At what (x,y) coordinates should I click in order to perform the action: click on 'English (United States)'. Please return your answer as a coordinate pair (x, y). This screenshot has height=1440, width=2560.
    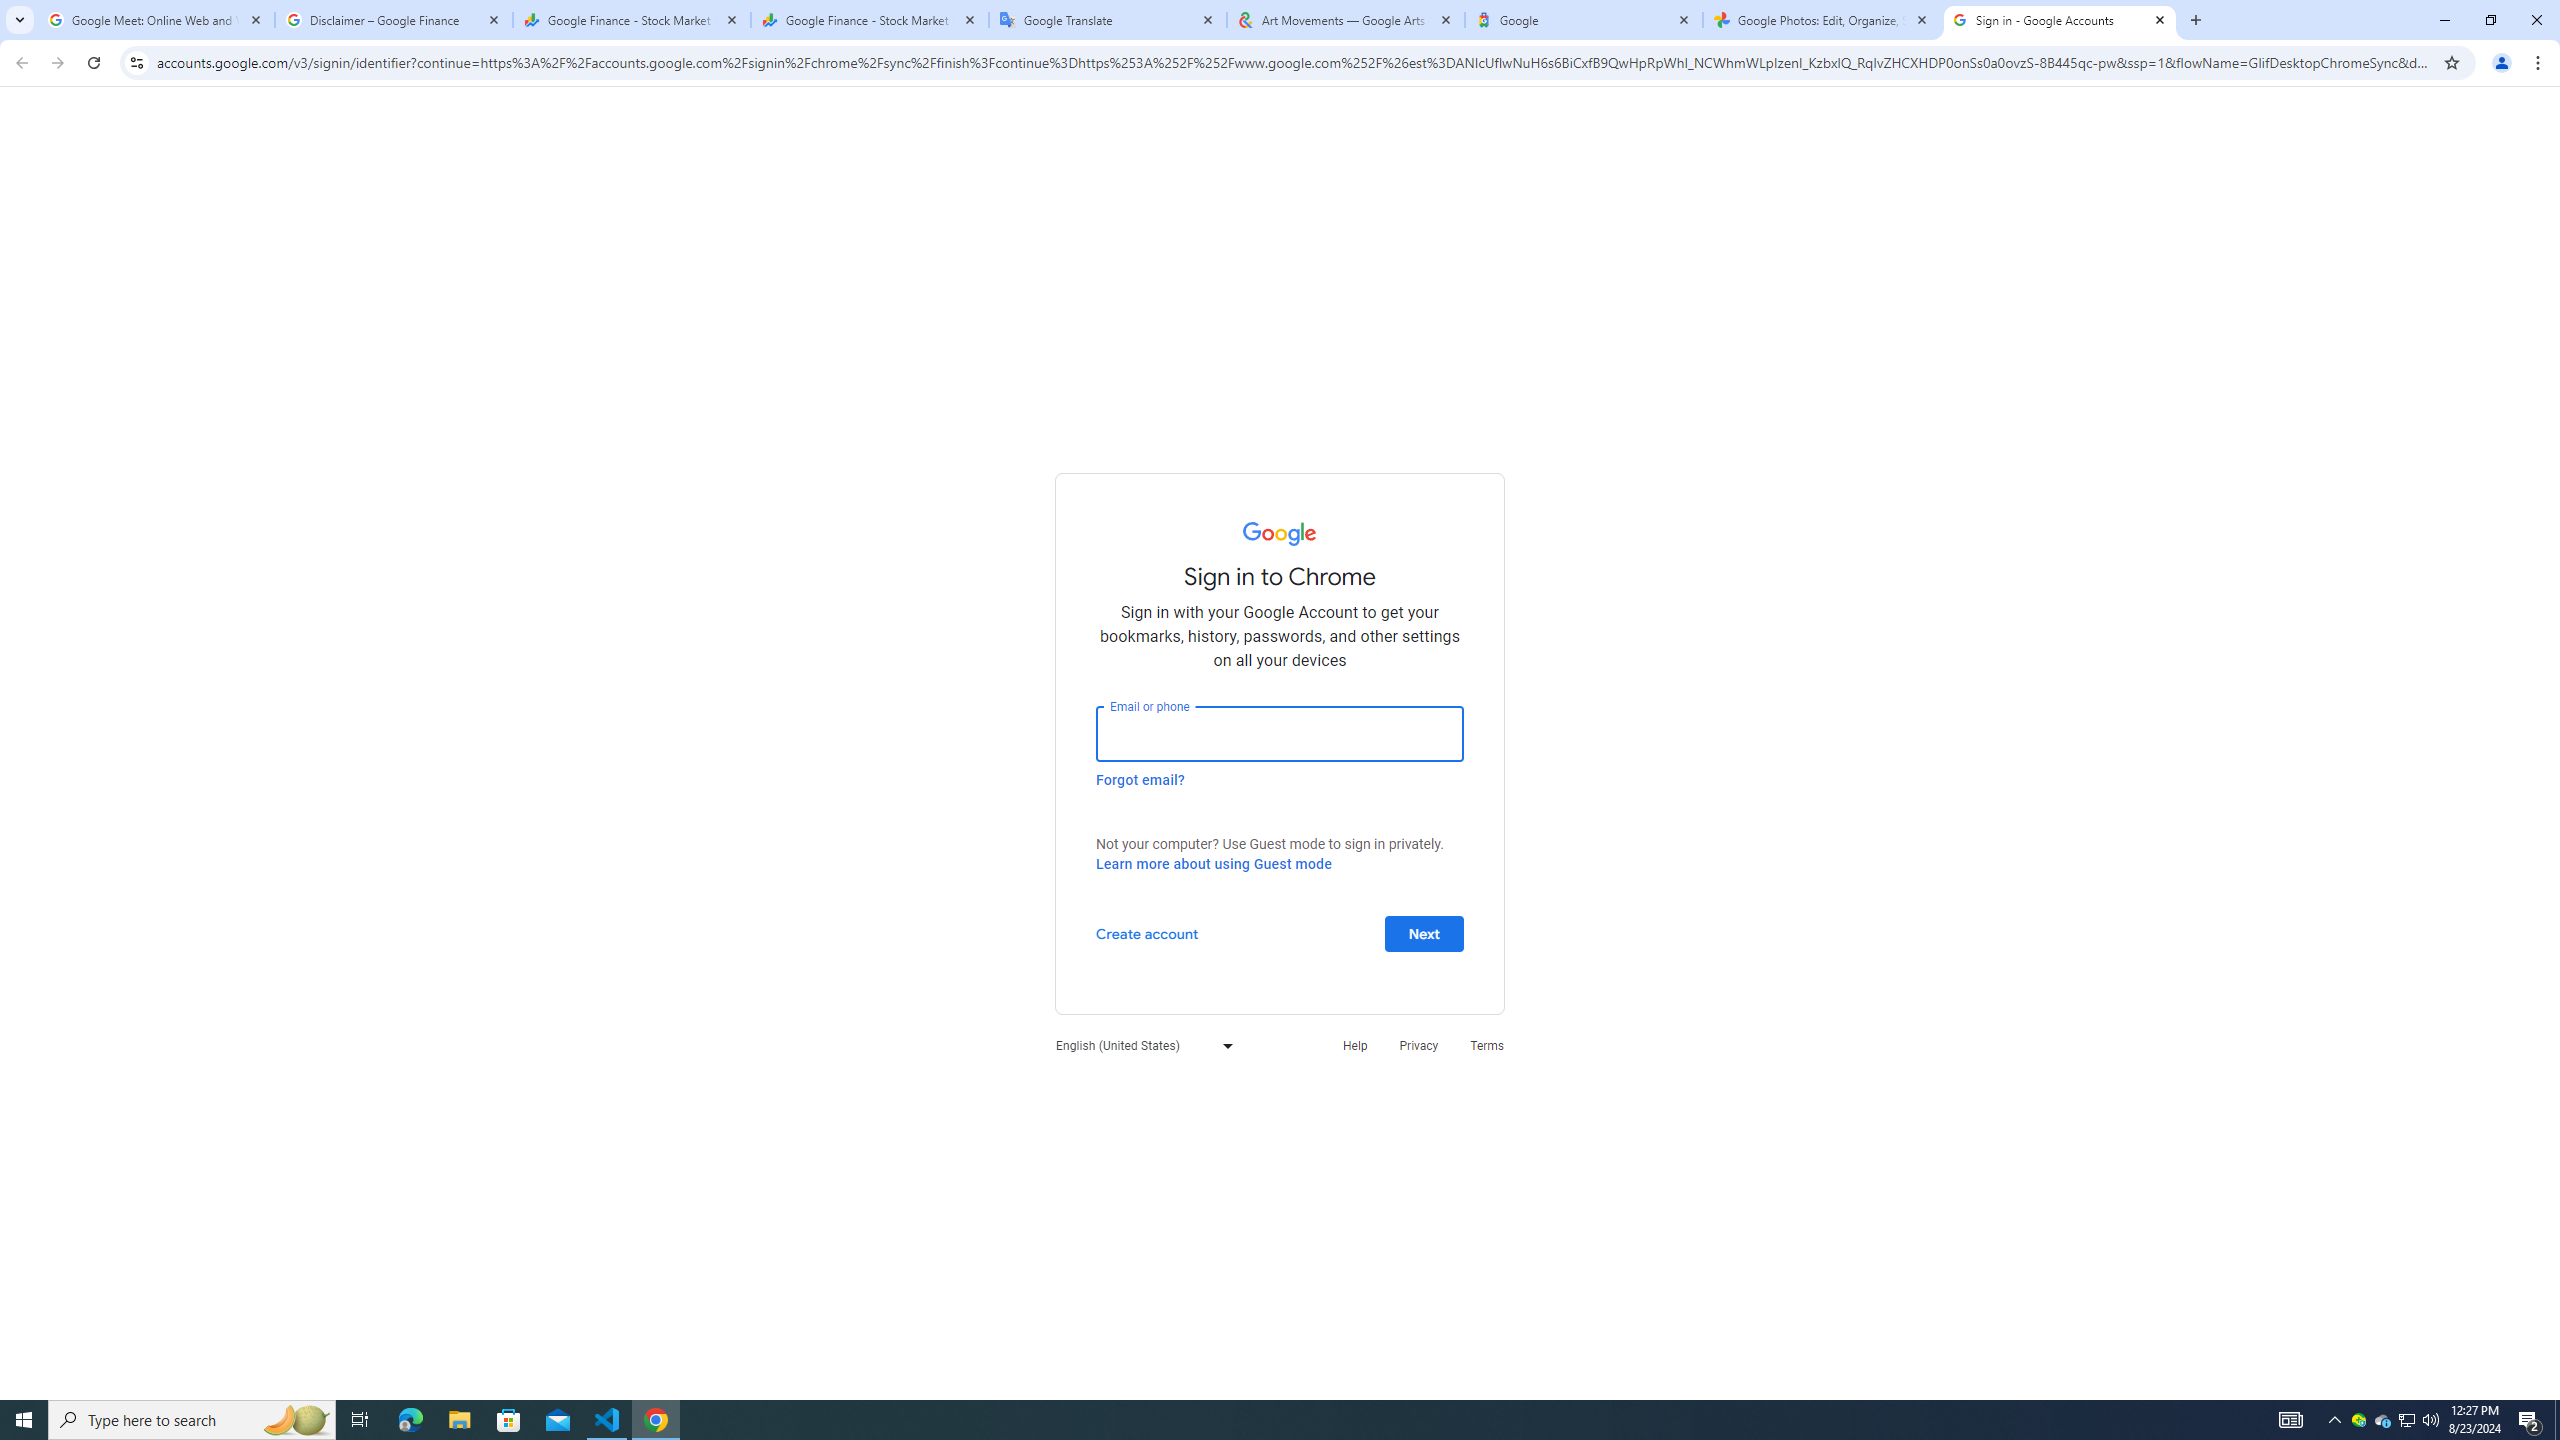
    Looking at the image, I should click on (1138, 1045).